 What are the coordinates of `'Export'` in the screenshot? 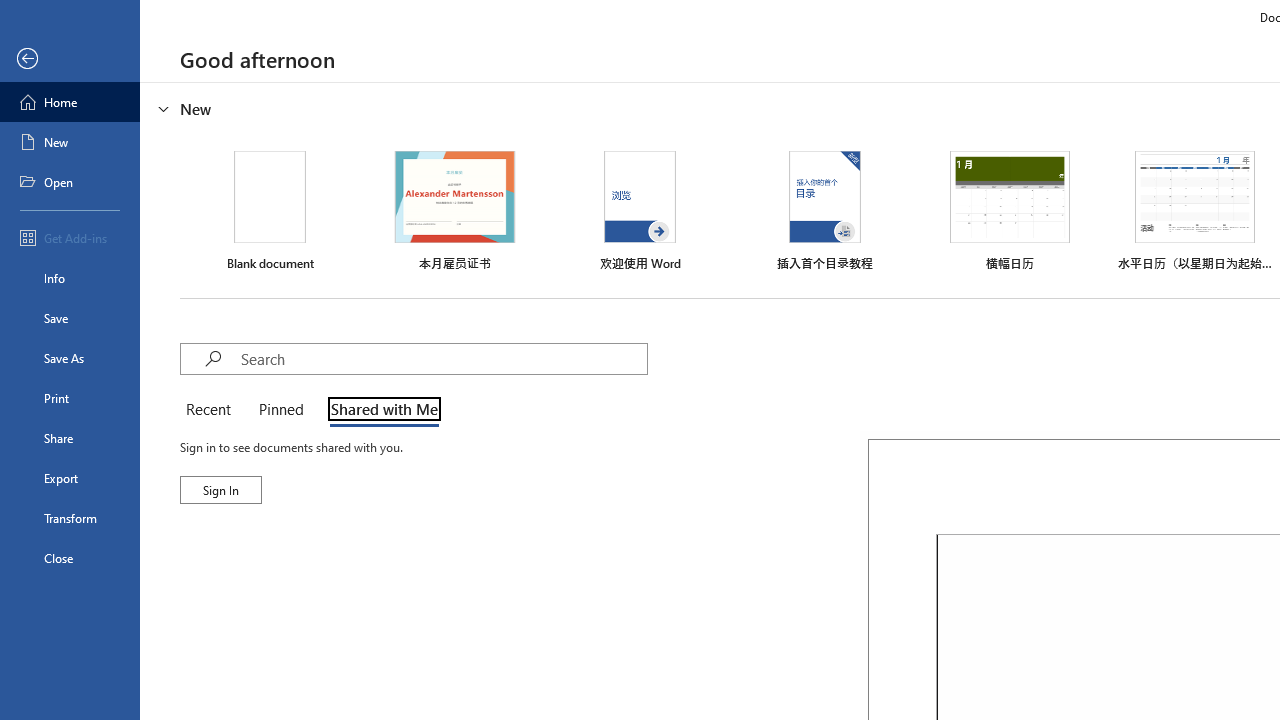 It's located at (69, 478).